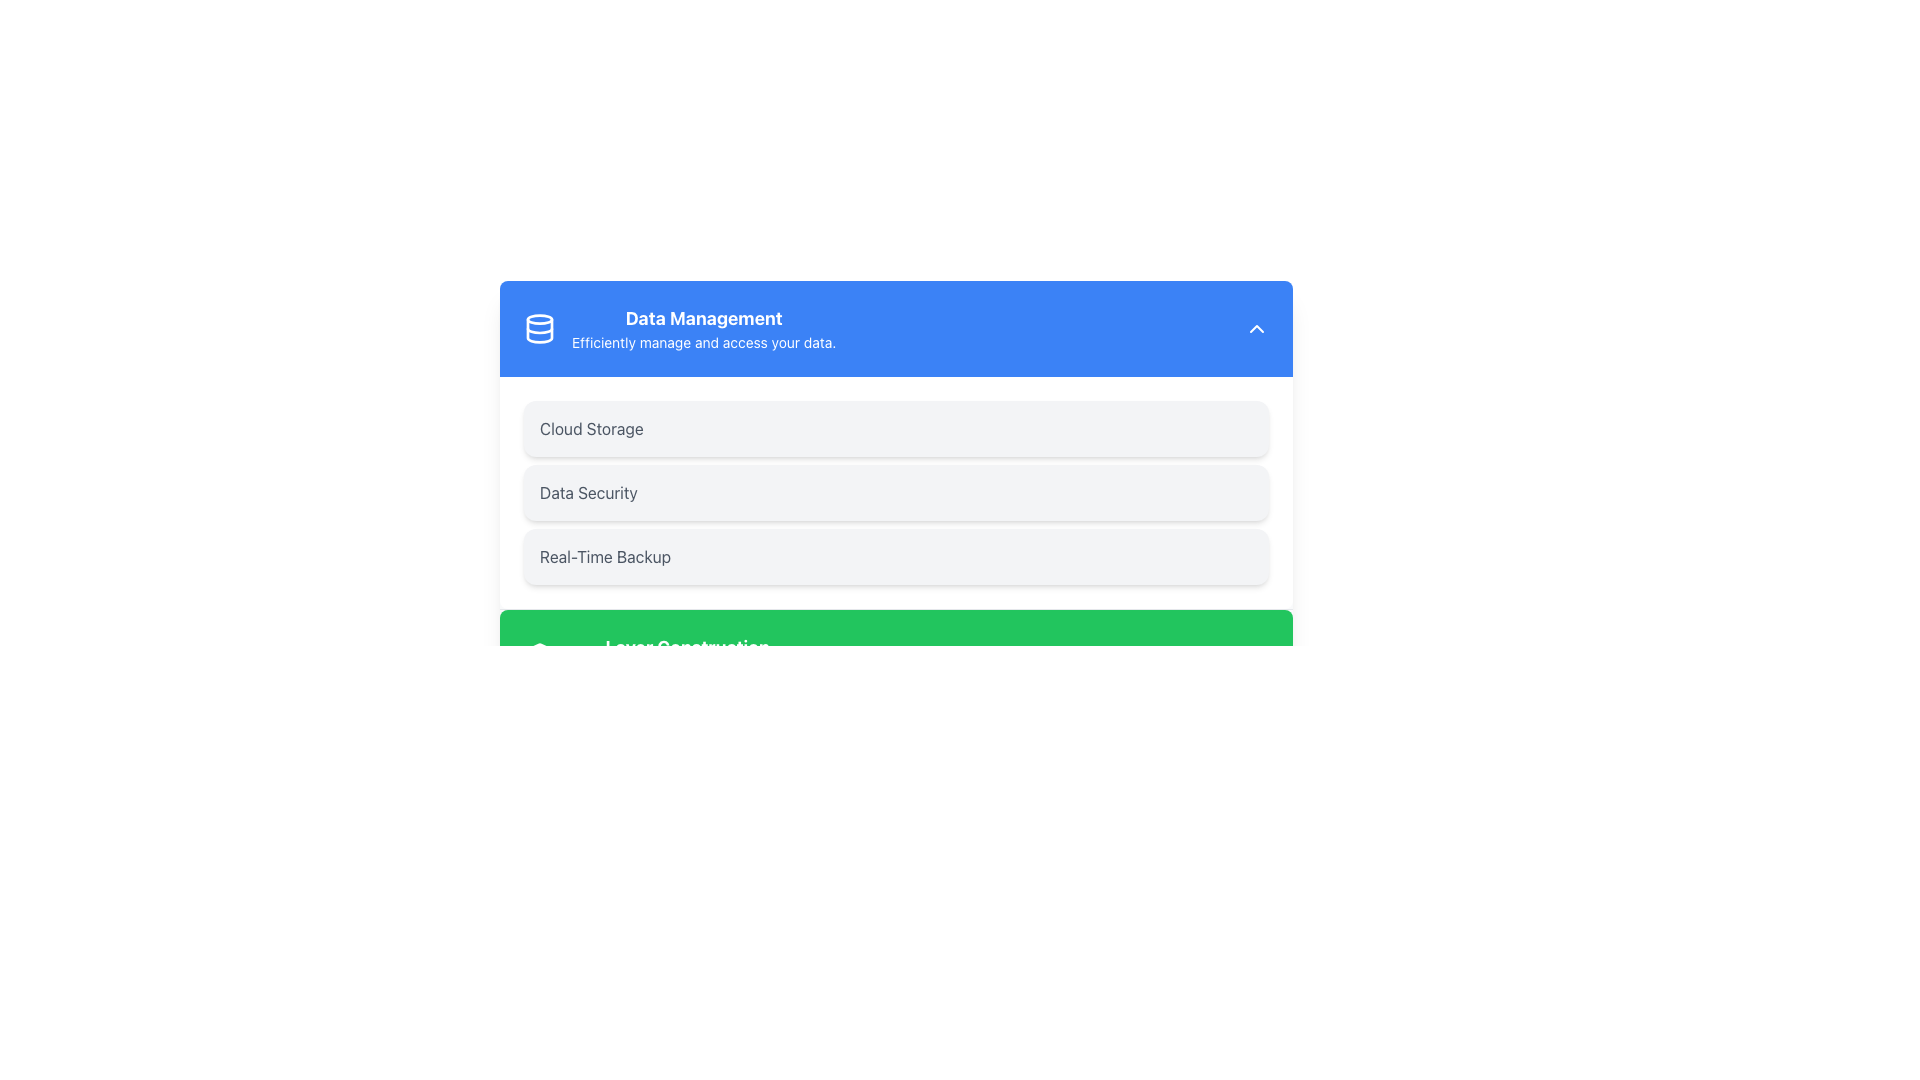  What do you see at coordinates (704, 318) in the screenshot?
I see `the prominent 'Data Management' heading, which is styled in bold and located in a blue header background next to a data storage icon` at bounding box center [704, 318].